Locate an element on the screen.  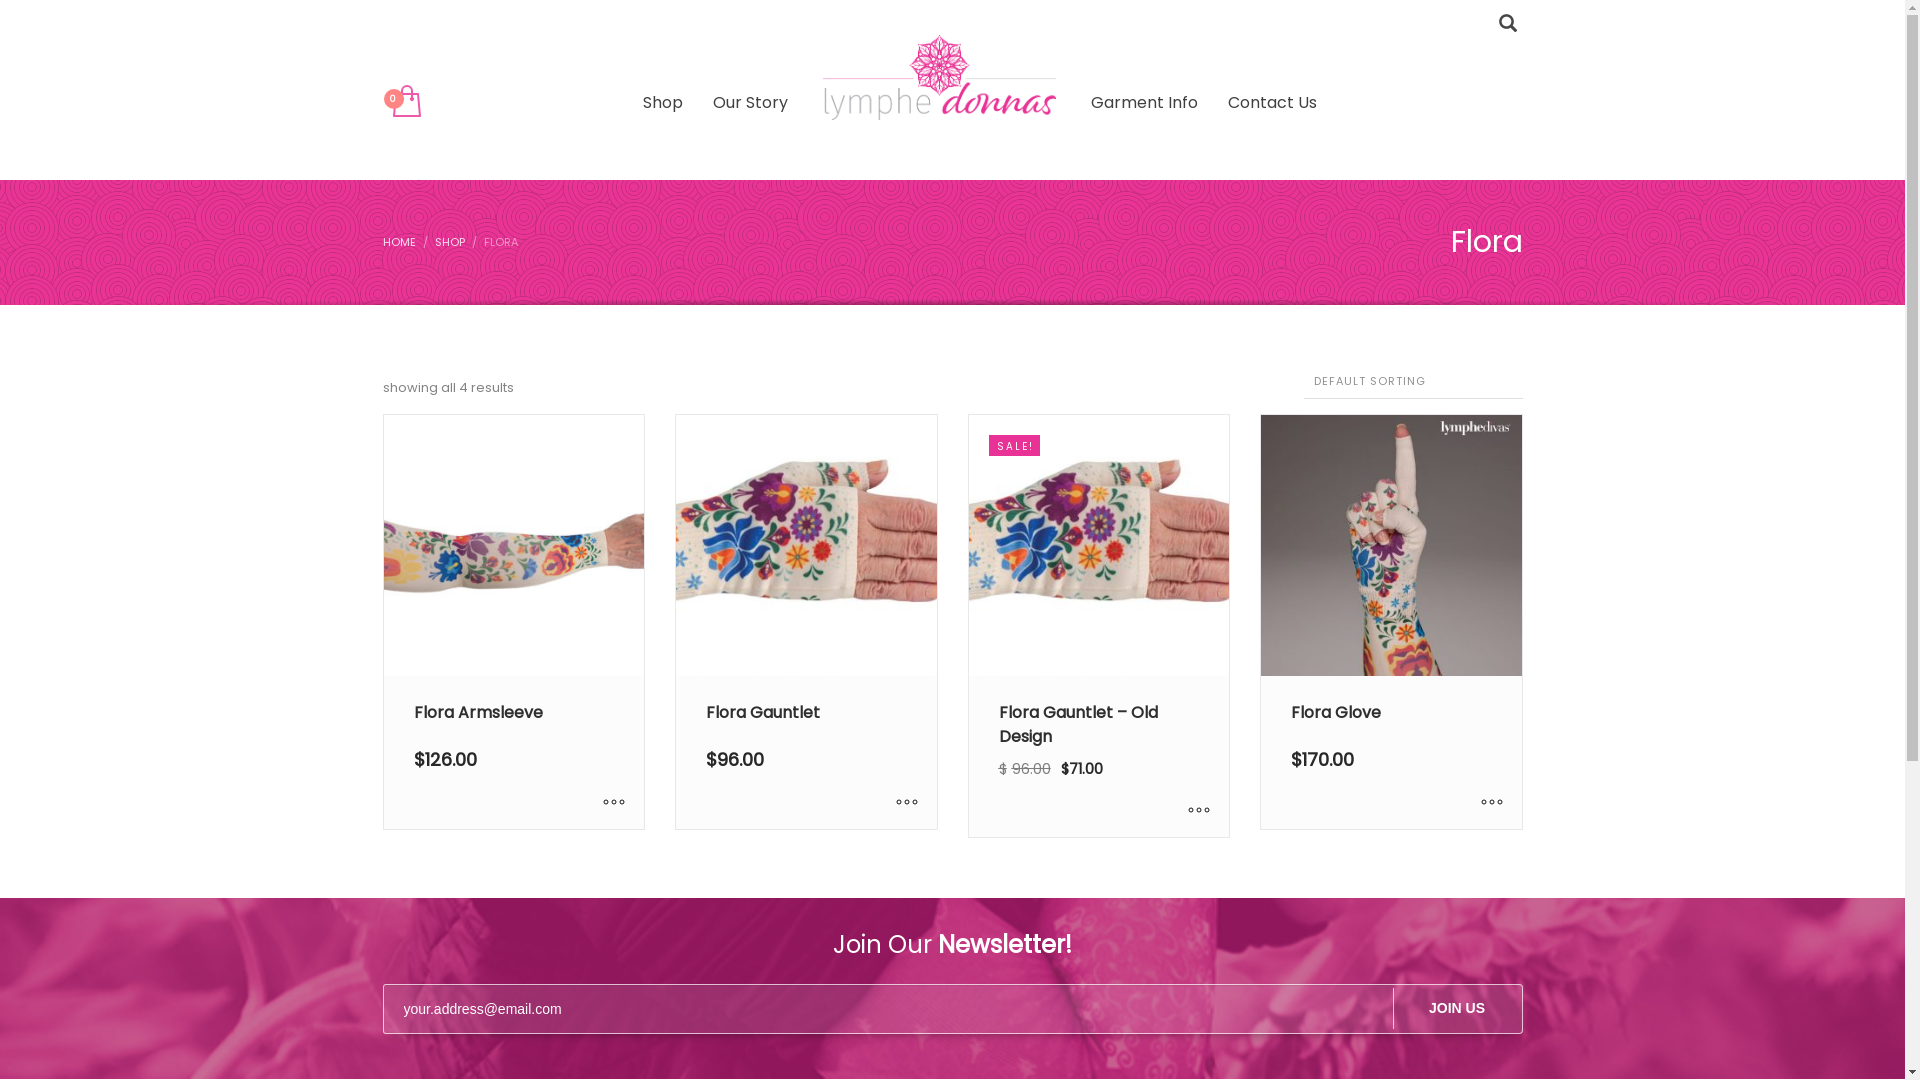
'Contact Us' is located at coordinates (1271, 102).